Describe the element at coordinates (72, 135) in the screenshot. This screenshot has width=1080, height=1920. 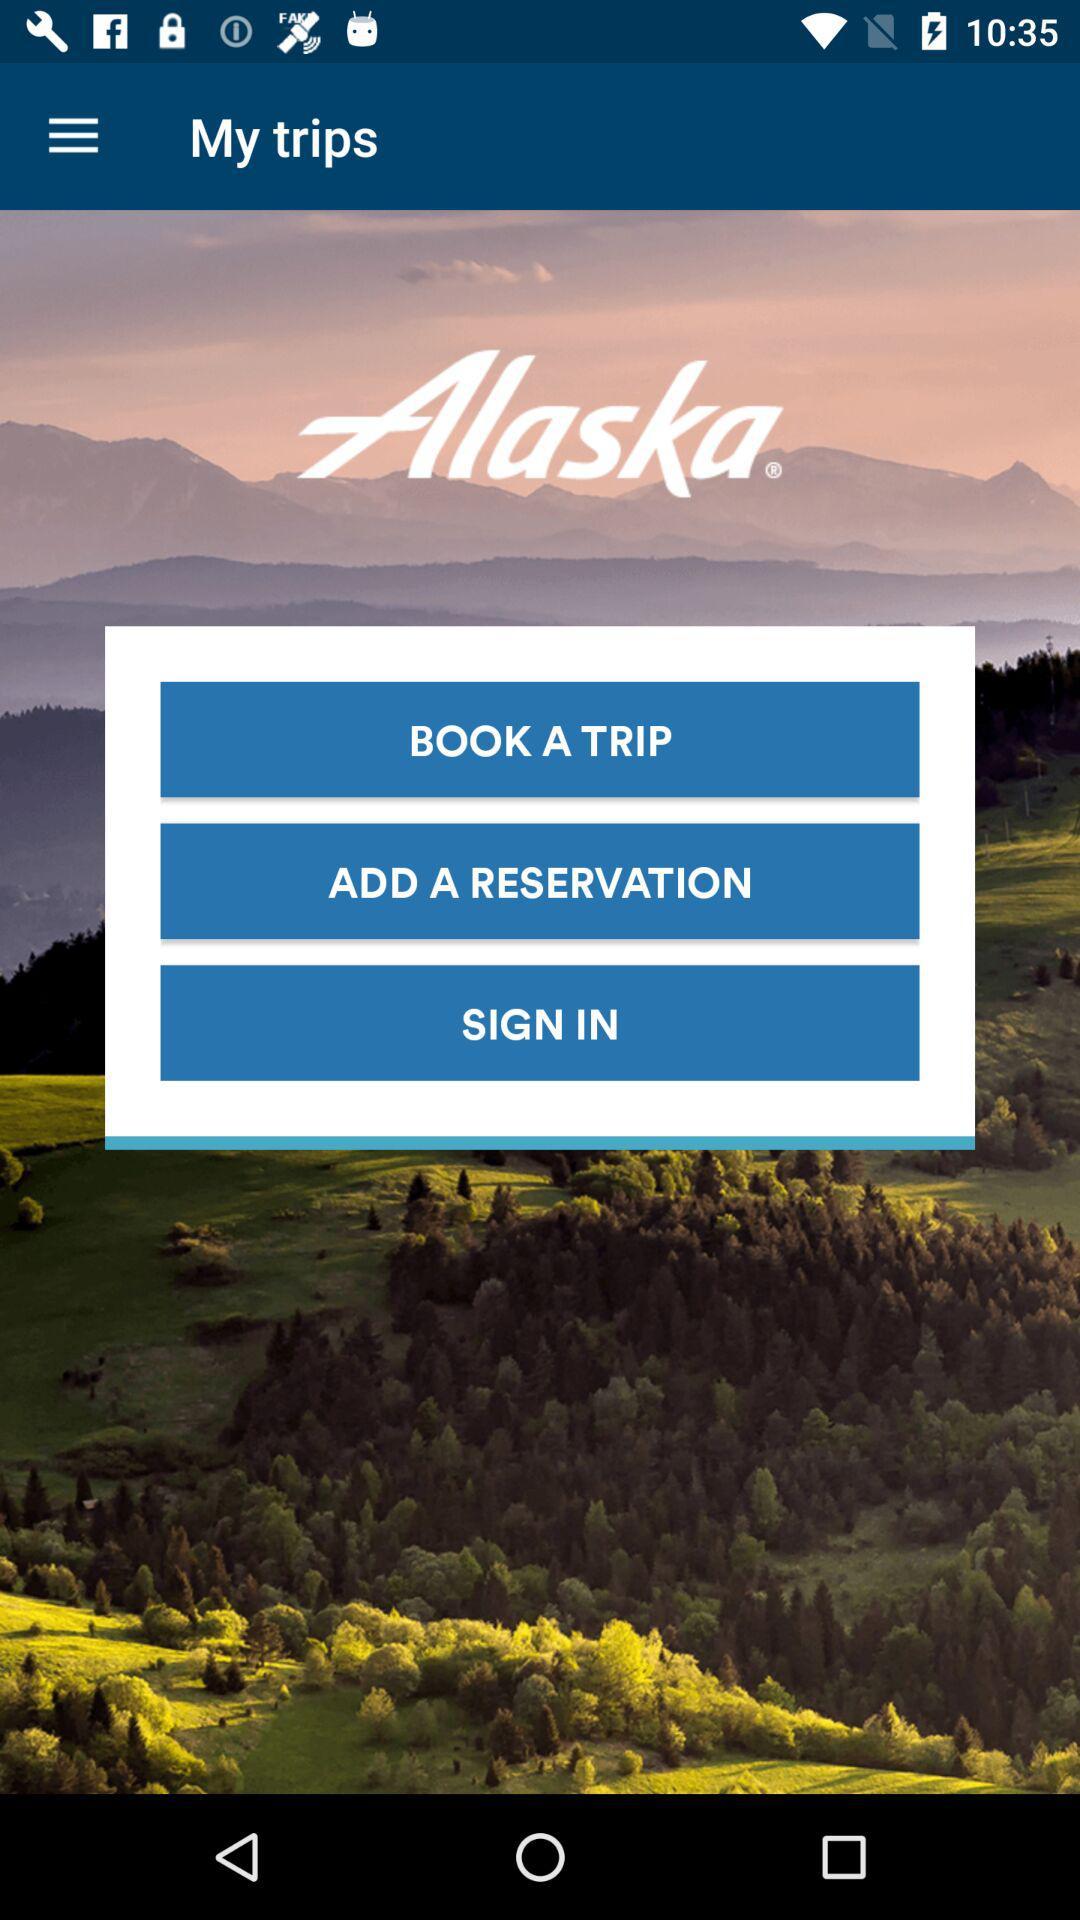
I see `icon next to the my trips icon` at that location.